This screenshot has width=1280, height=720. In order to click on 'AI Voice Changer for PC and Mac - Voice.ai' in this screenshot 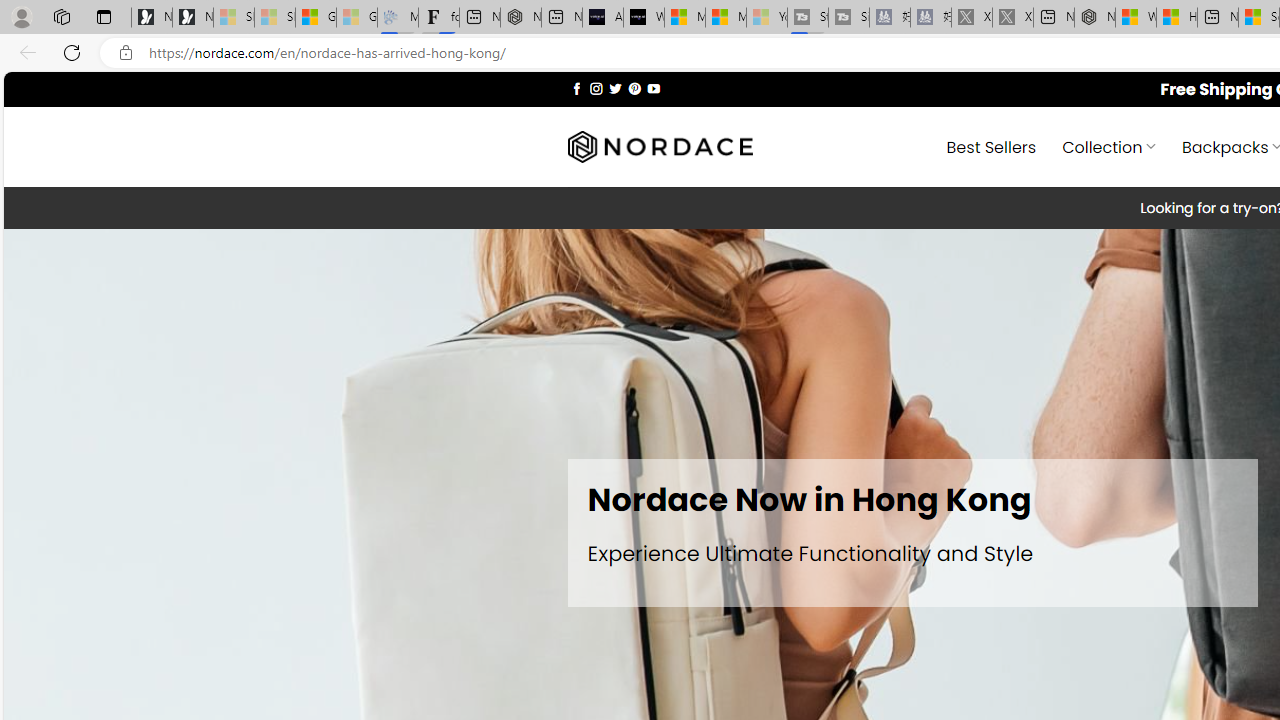, I will do `click(601, 17)`.